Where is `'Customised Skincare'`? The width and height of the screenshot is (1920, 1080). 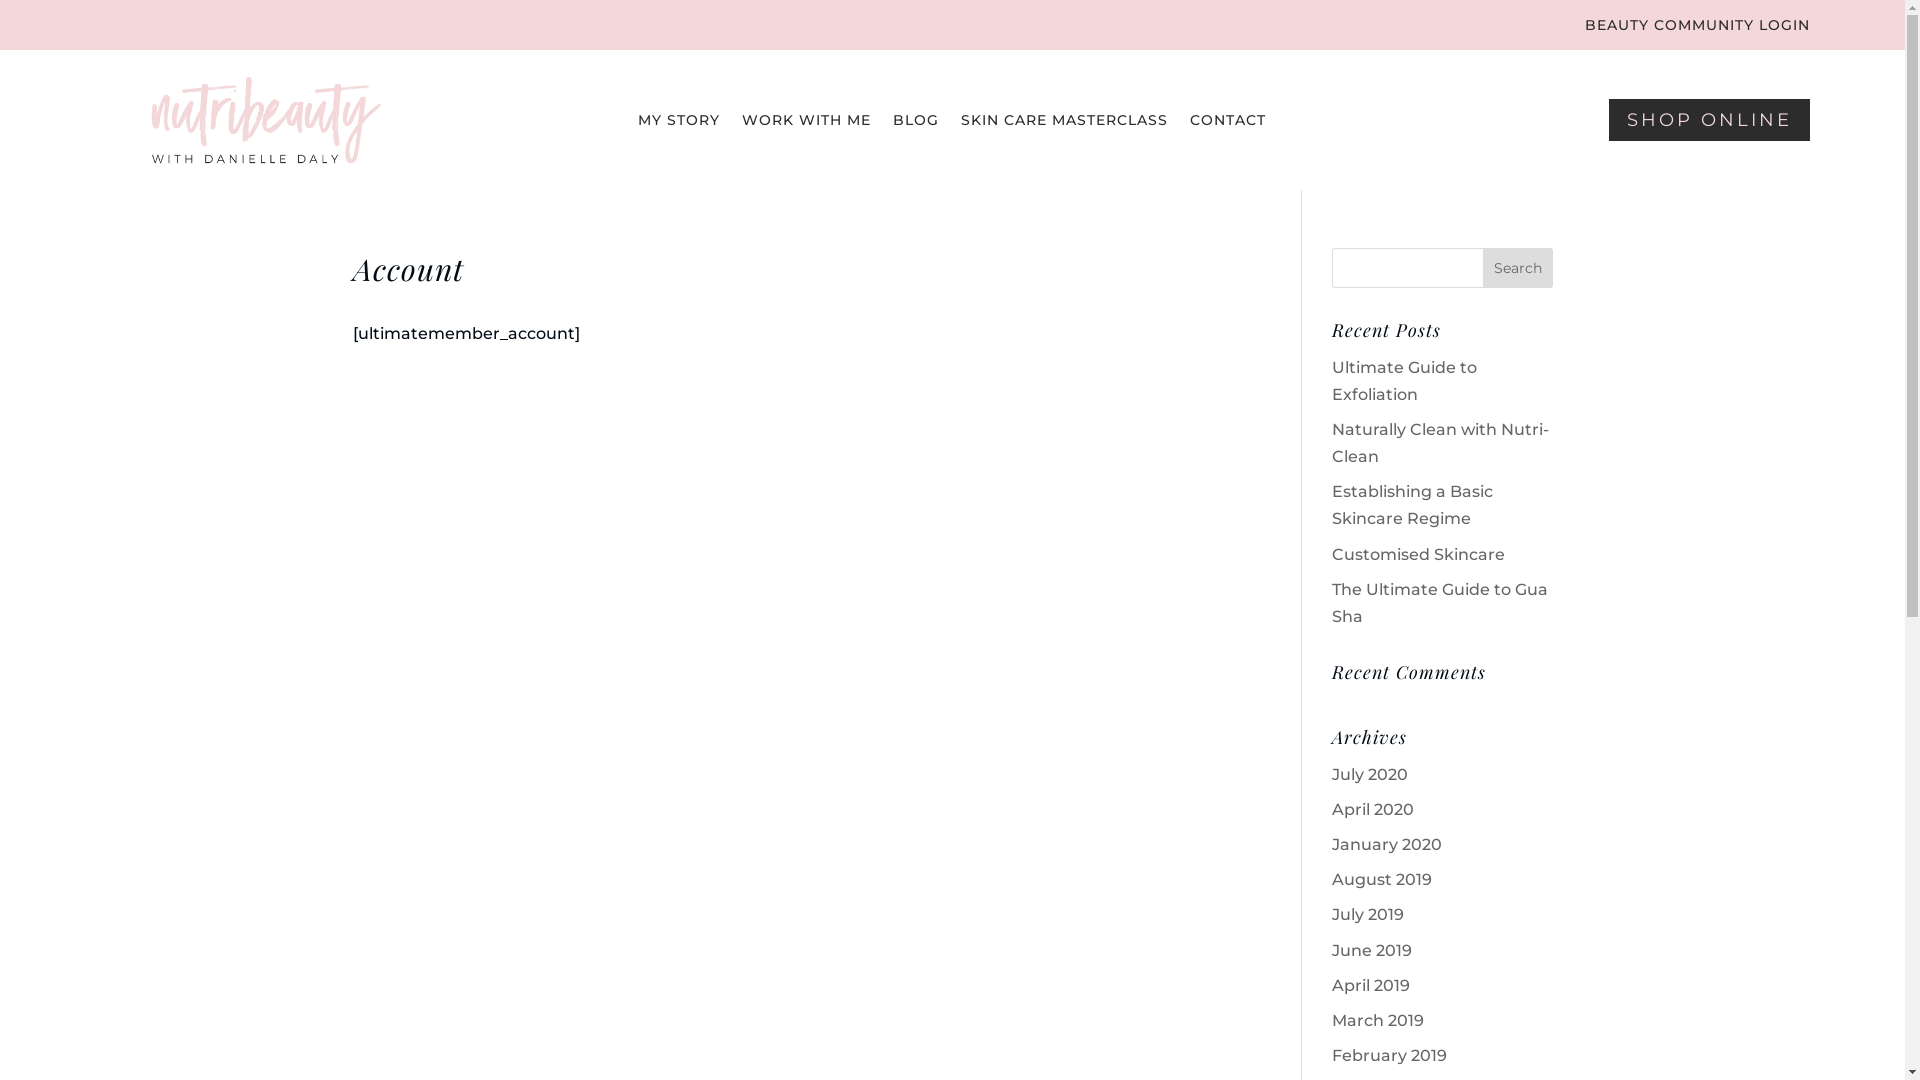 'Customised Skincare' is located at coordinates (1417, 554).